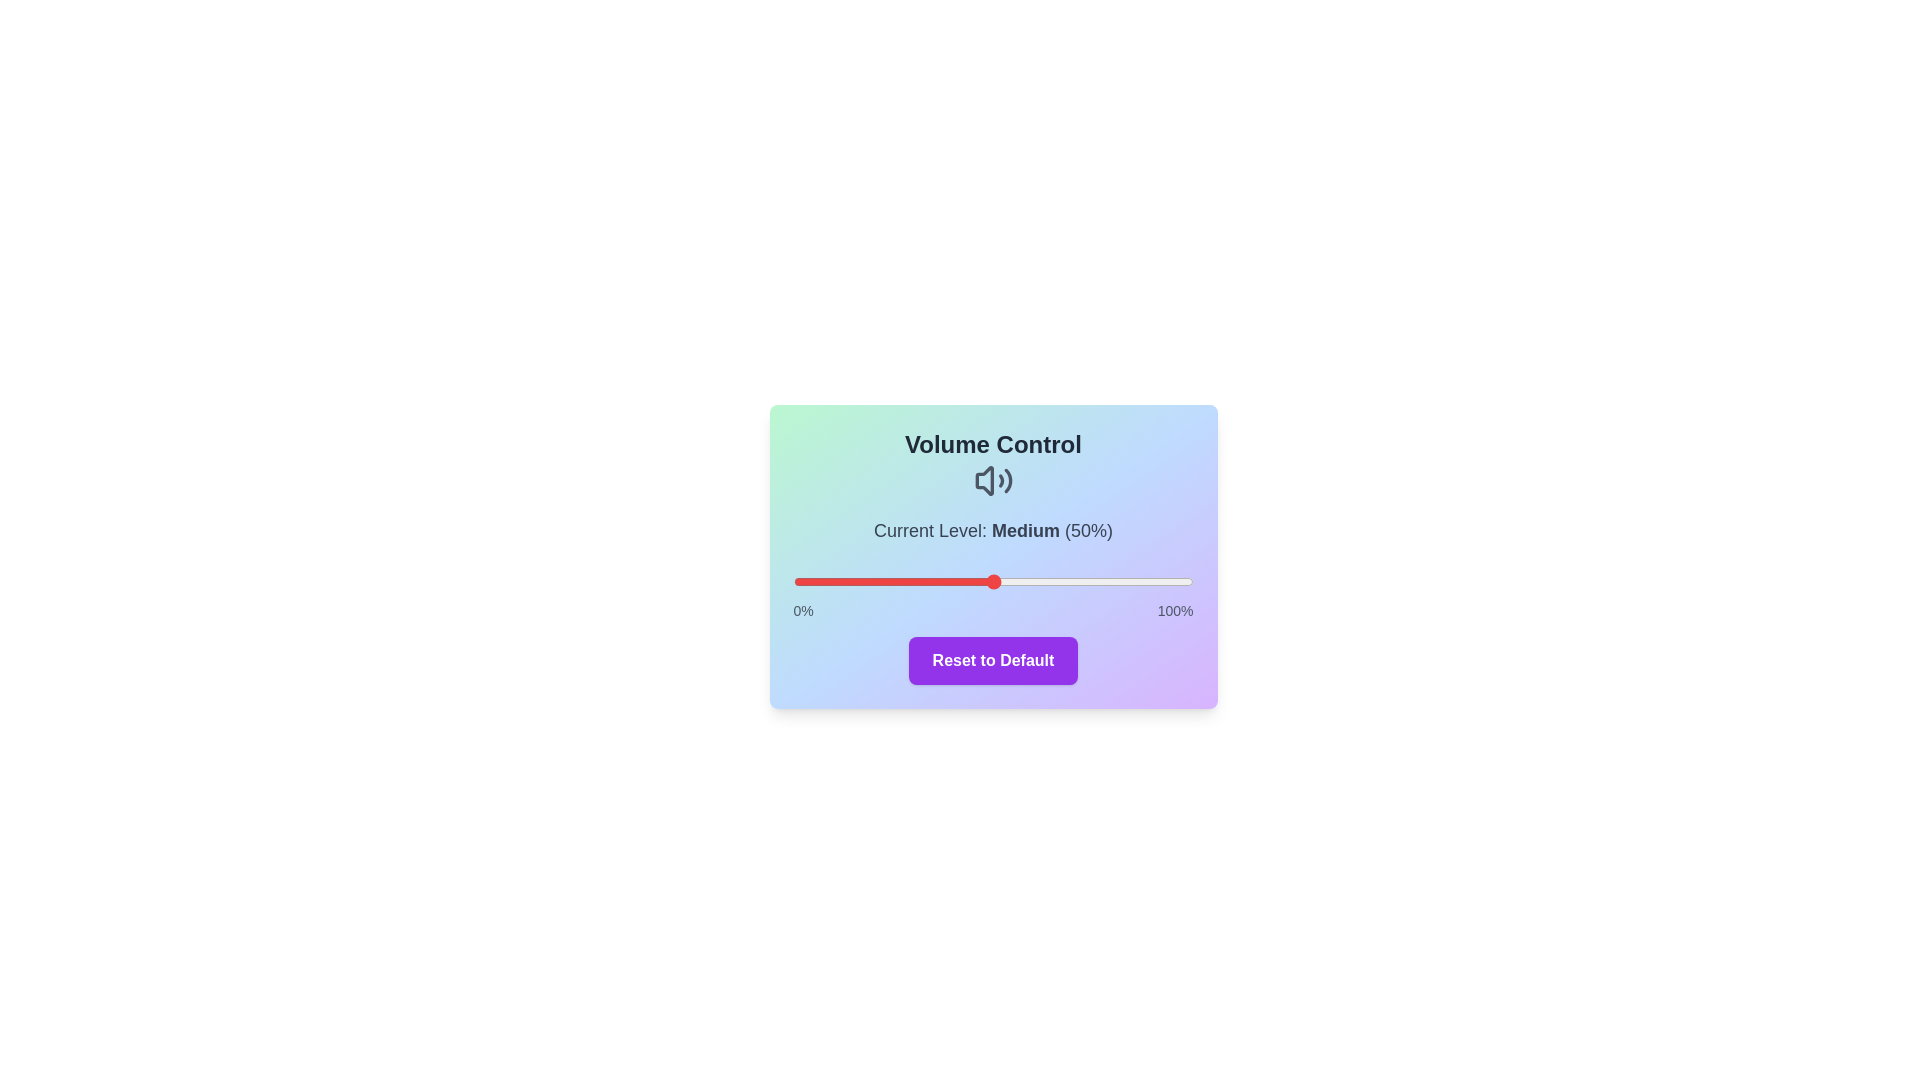 The width and height of the screenshot is (1920, 1080). What do you see at coordinates (993, 660) in the screenshot?
I see `the 'Reset to Default' button to reset the volume to its default value` at bounding box center [993, 660].